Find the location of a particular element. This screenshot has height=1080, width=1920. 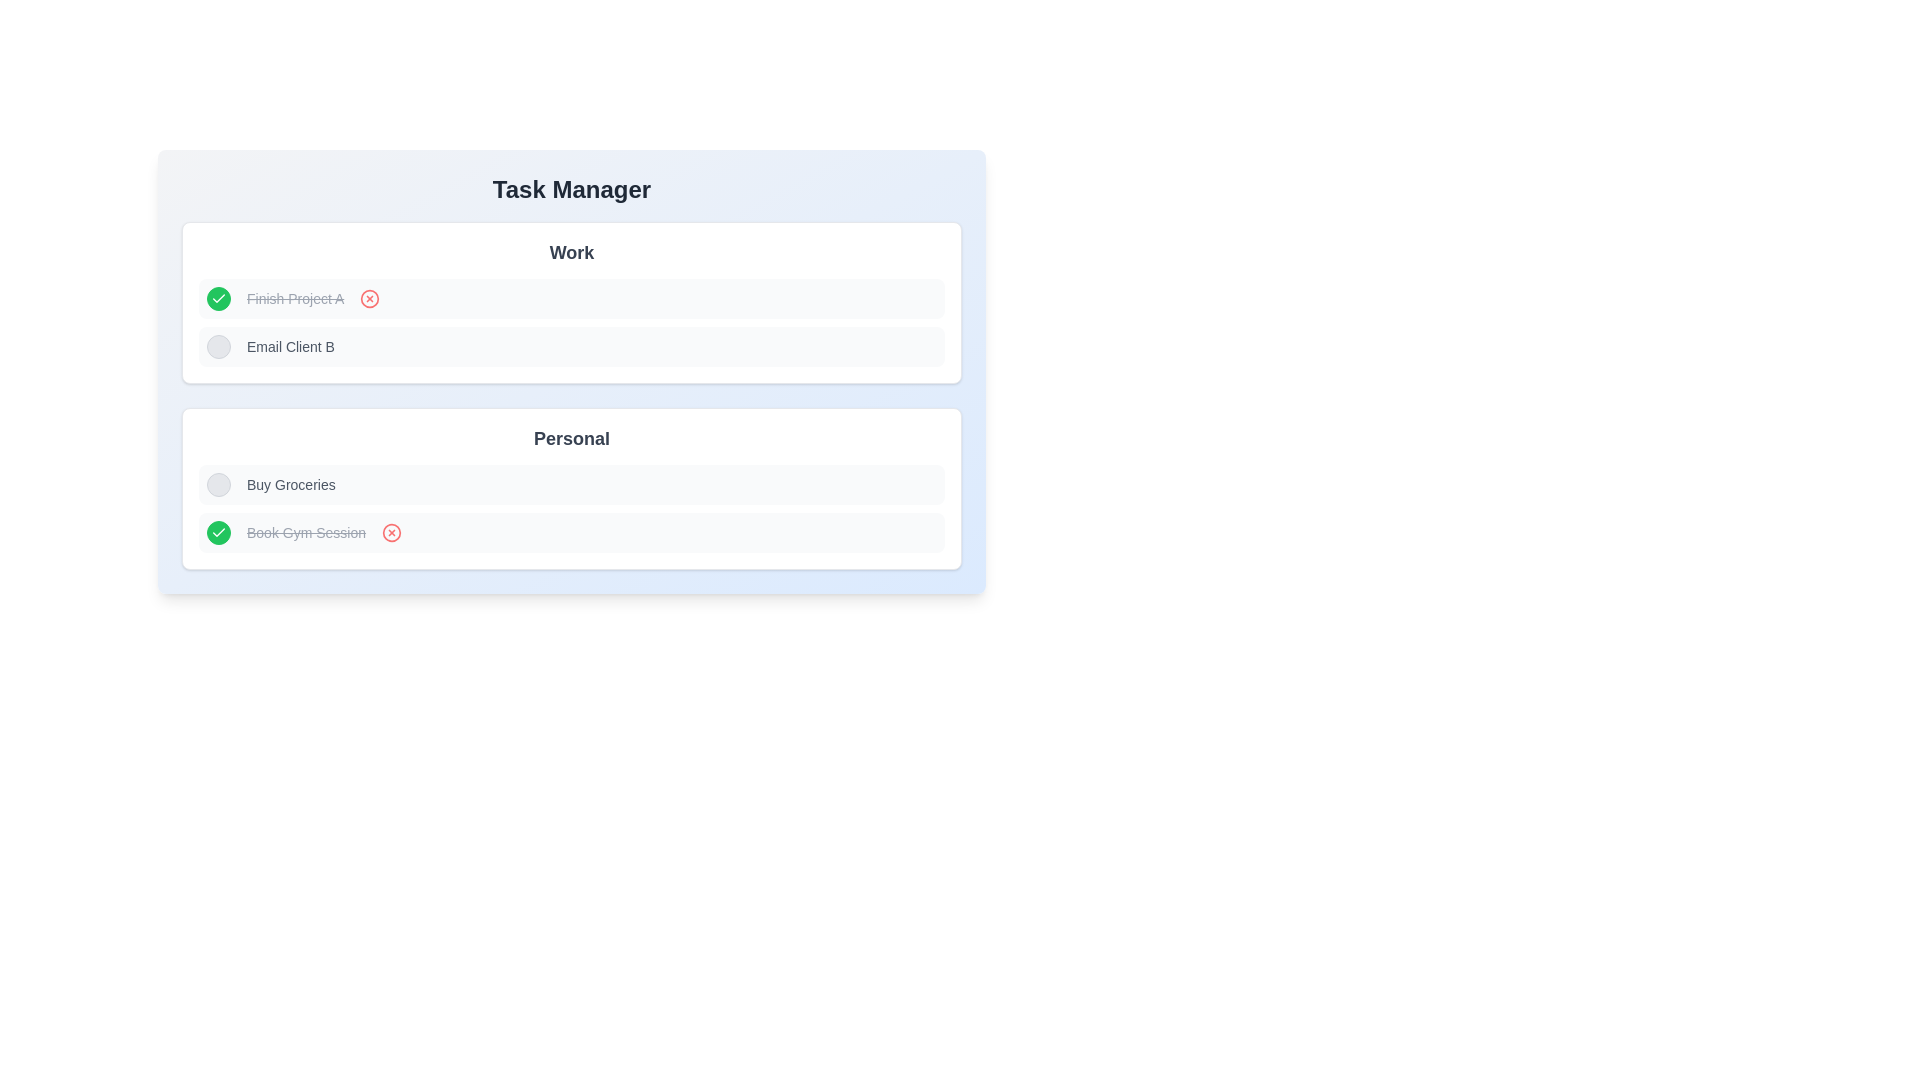

the delete or cancel SVG icon located in the 'Personal' section of the task manager, positioned to the right of 'Book Gym Session' is located at coordinates (392, 531).